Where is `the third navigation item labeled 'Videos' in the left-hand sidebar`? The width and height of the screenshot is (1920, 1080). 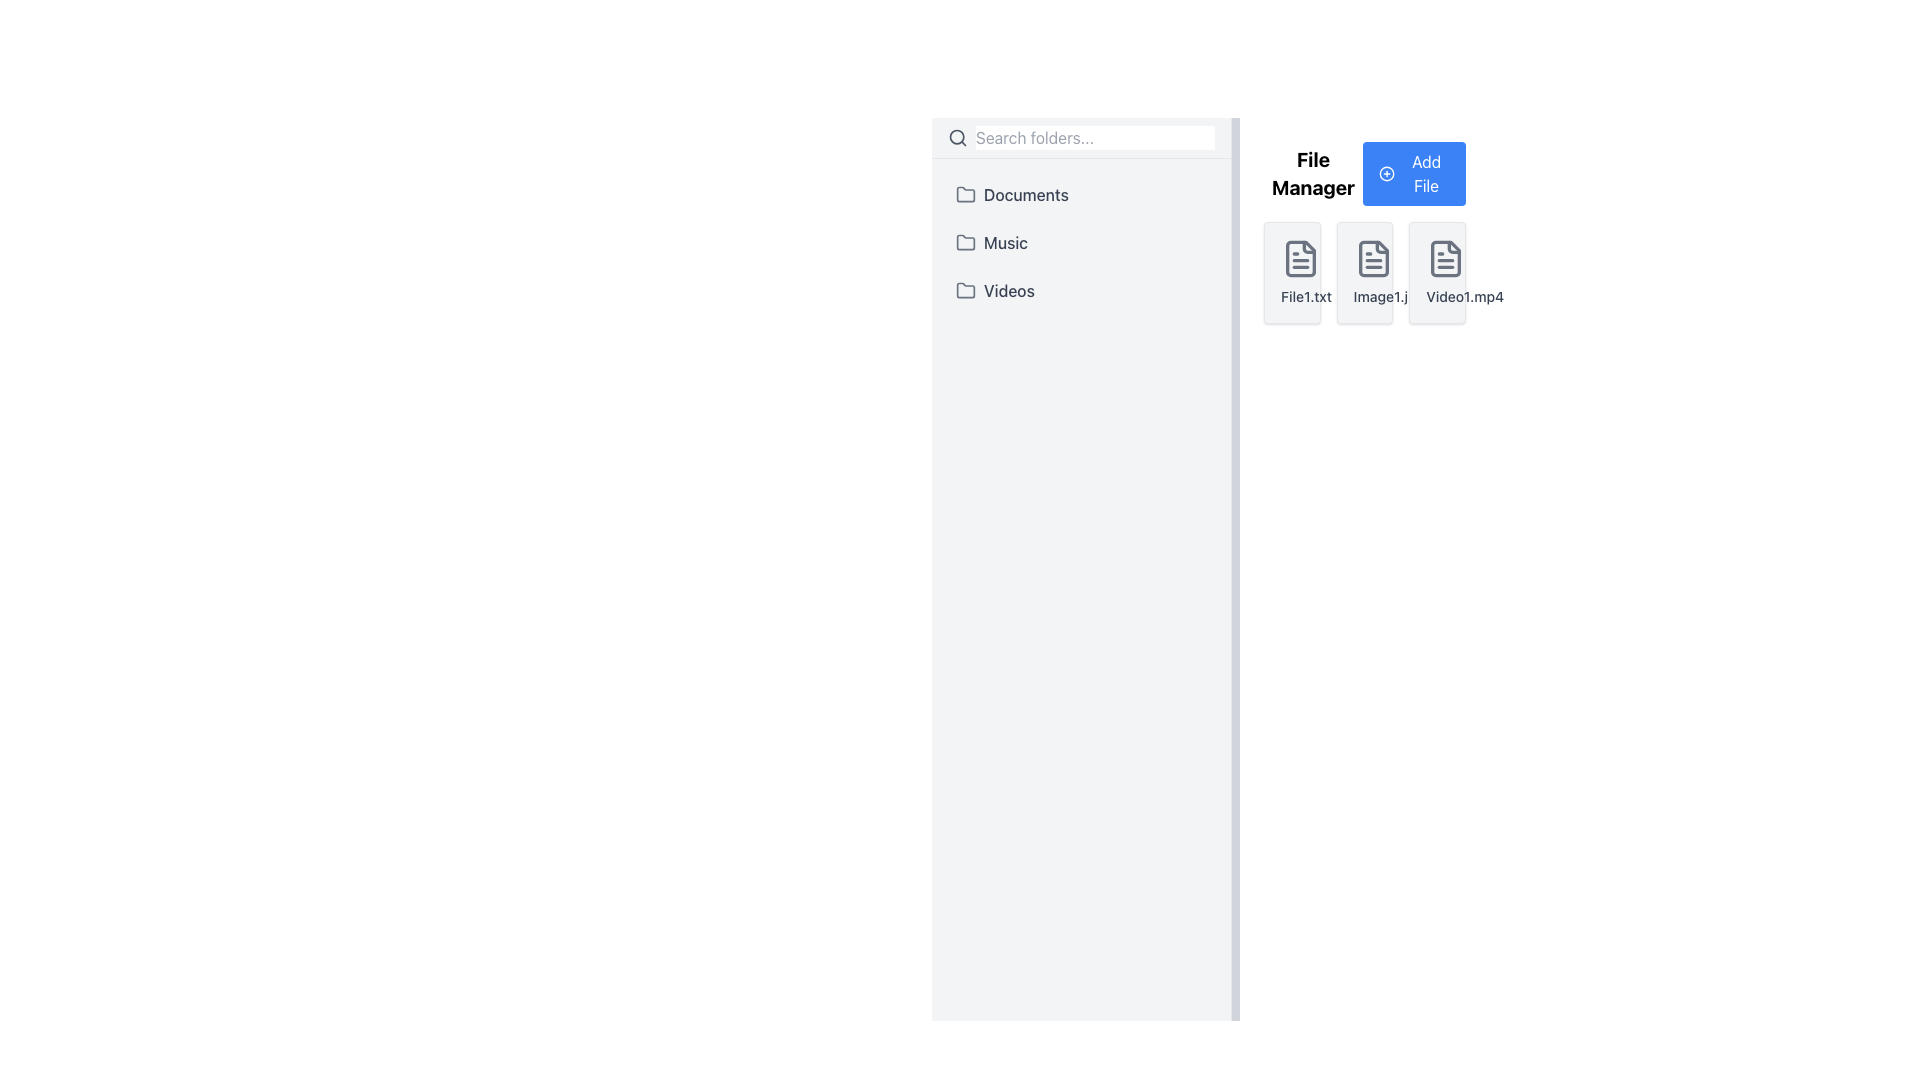 the third navigation item labeled 'Videos' in the left-hand sidebar is located at coordinates (1080, 290).